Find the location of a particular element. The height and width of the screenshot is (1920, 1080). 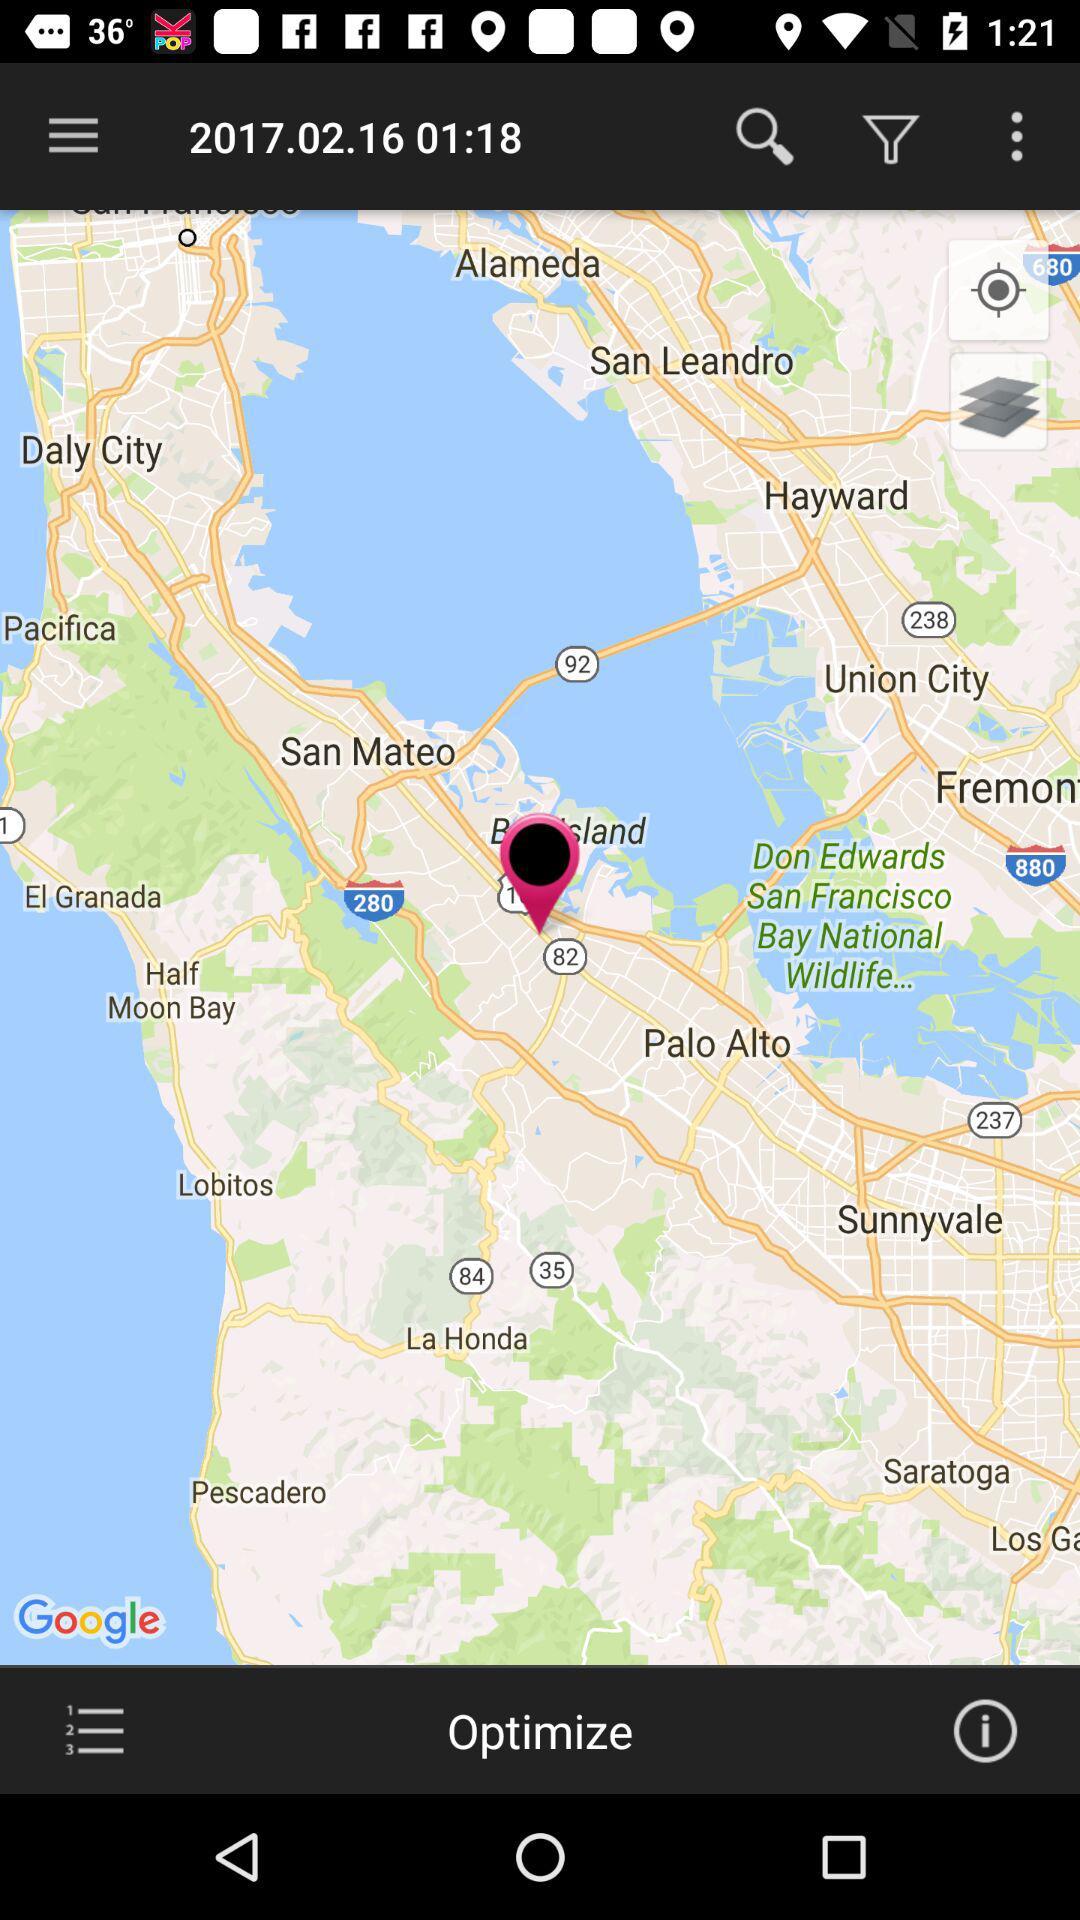

switch to 3d view is located at coordinates (998, 400).